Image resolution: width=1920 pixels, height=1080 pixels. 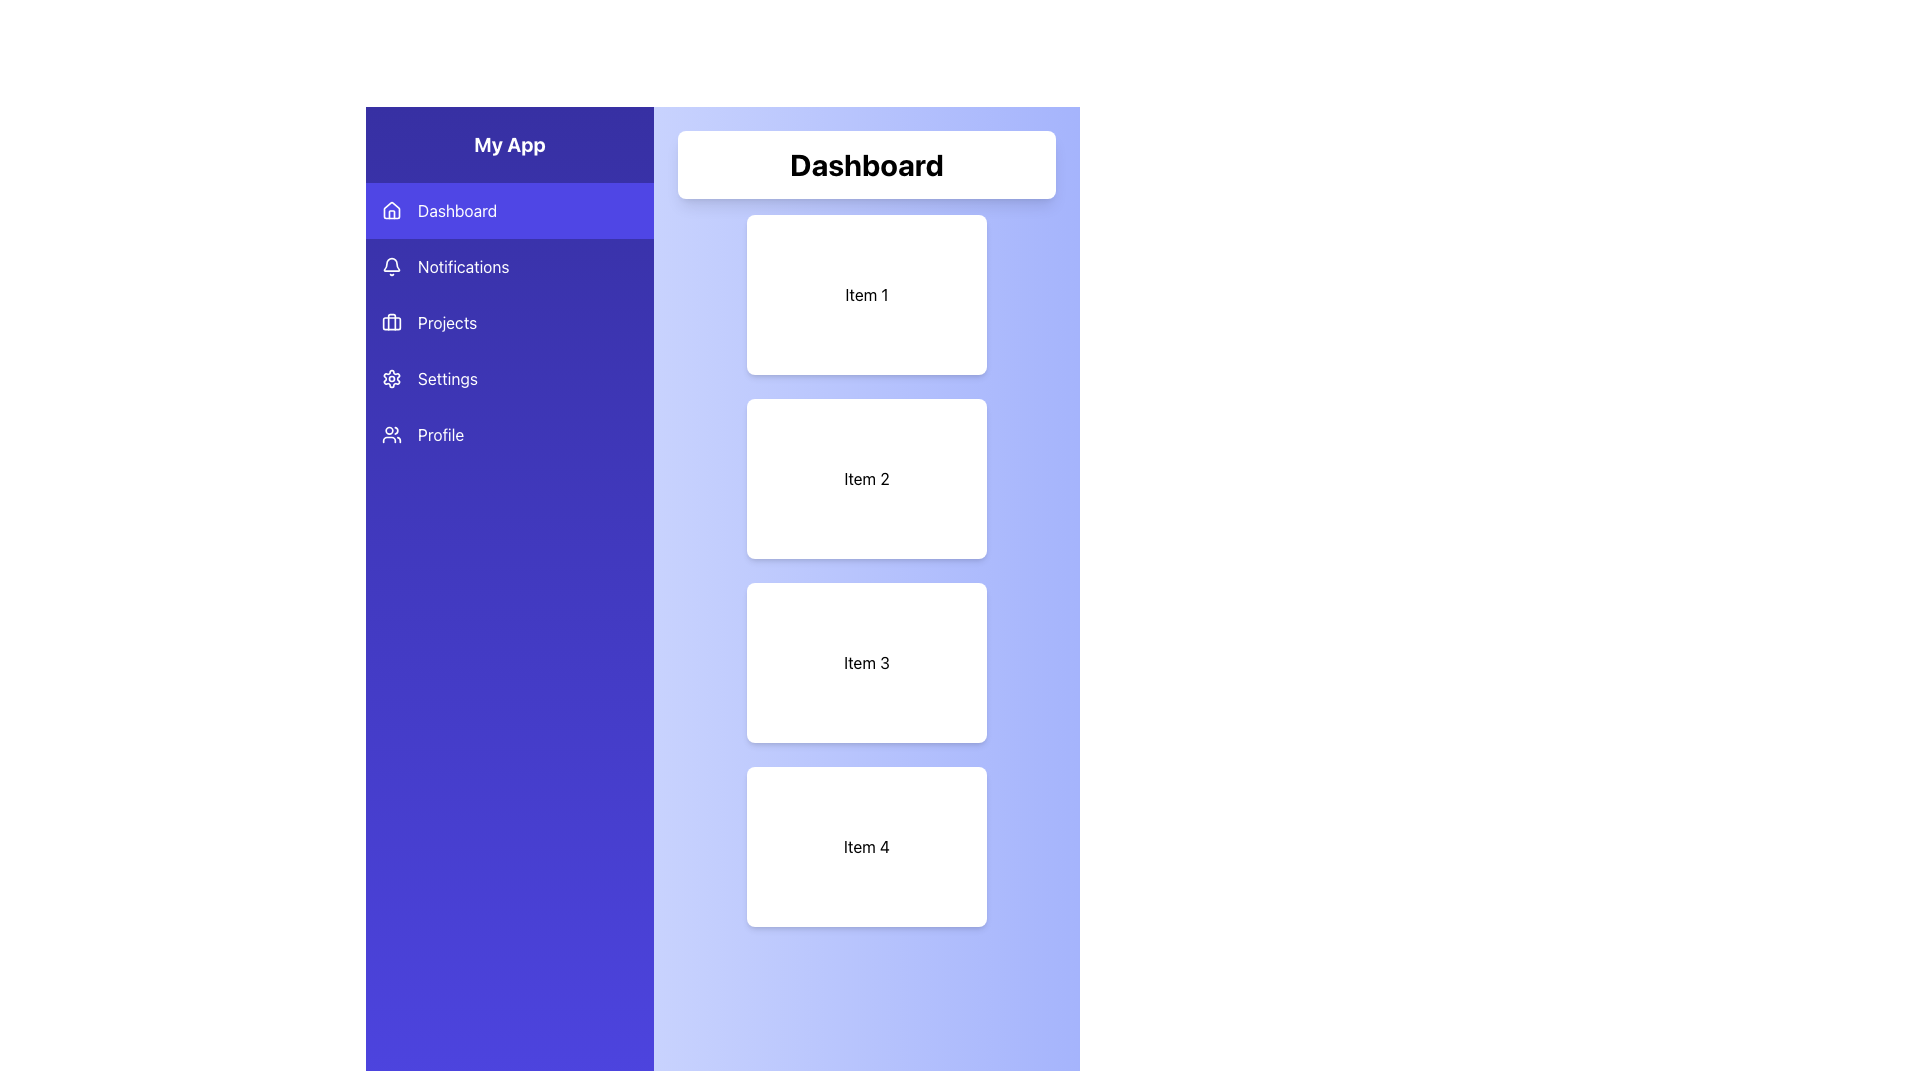 I want to click on the Settings button located as the fourth item in the sidebar menu, so click(x=509, y=378).